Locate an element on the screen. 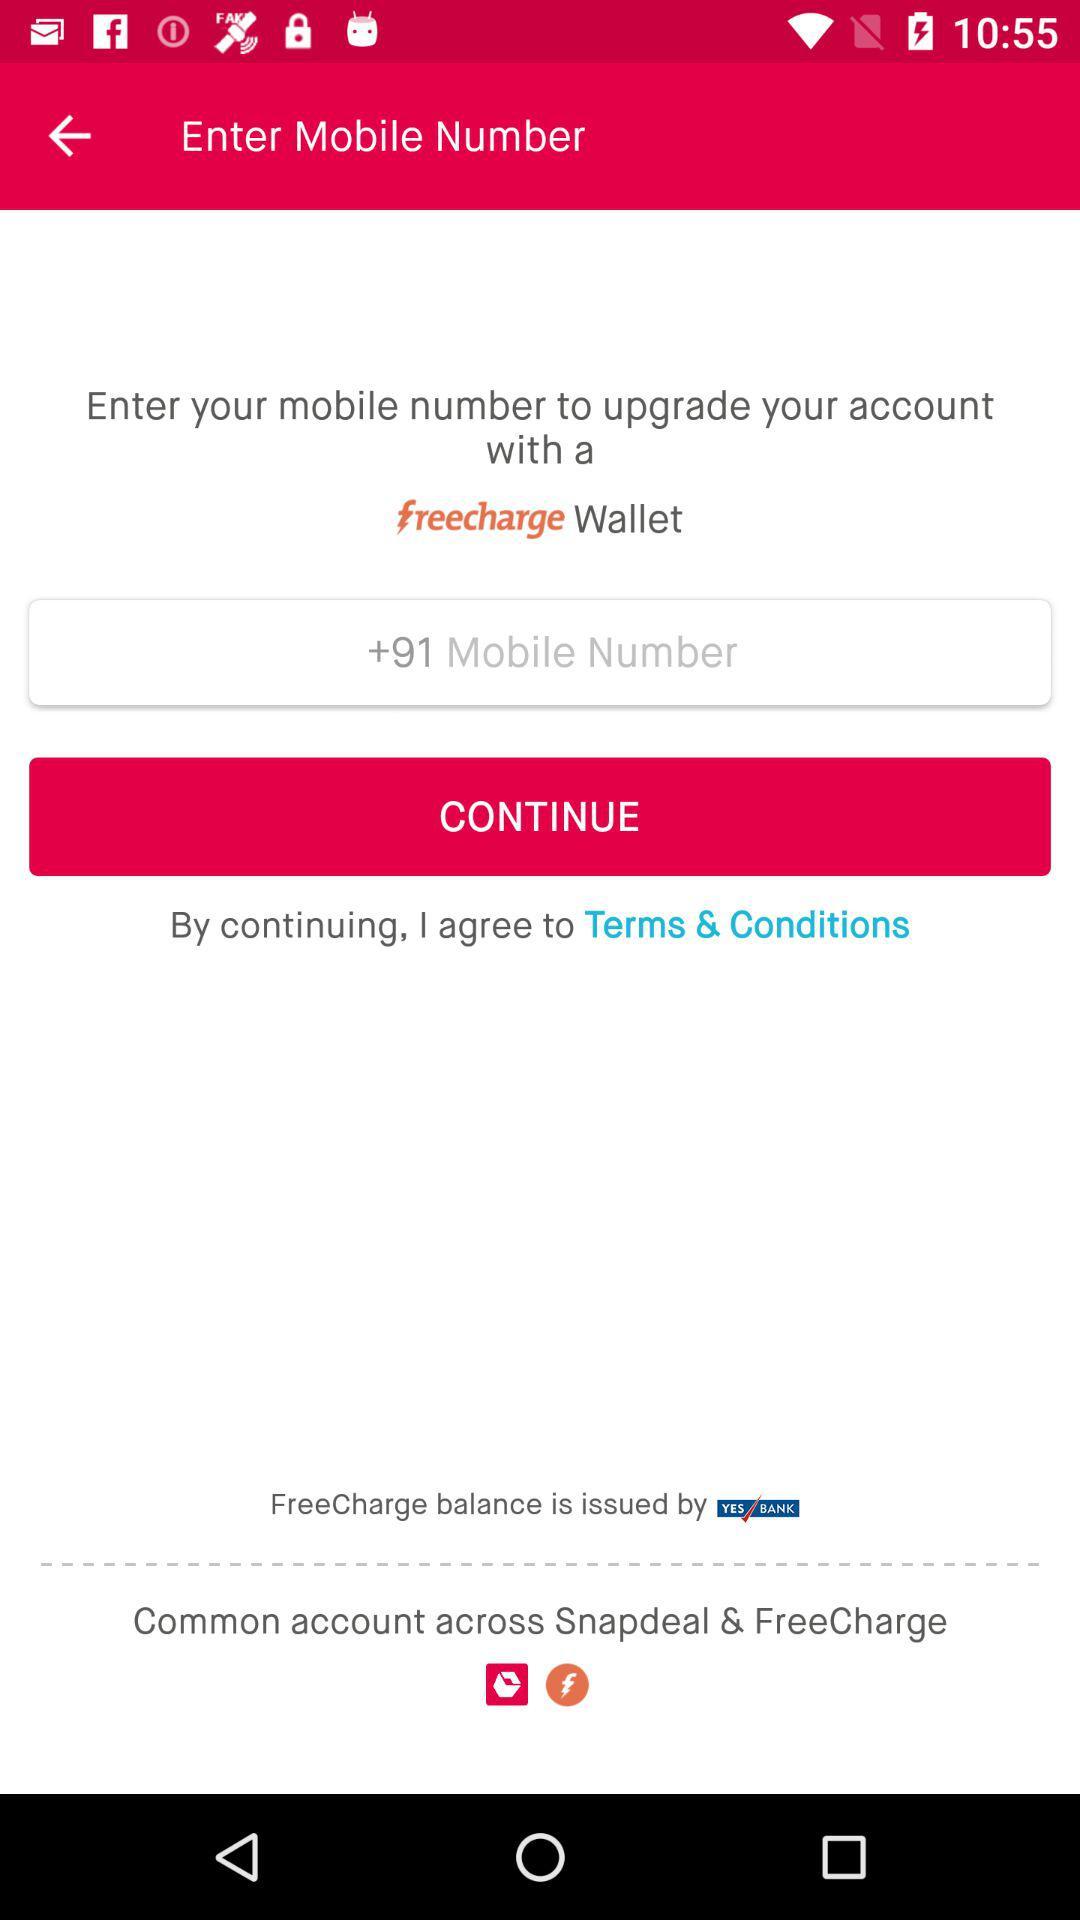  continue button is located at coordinates (540, 816).